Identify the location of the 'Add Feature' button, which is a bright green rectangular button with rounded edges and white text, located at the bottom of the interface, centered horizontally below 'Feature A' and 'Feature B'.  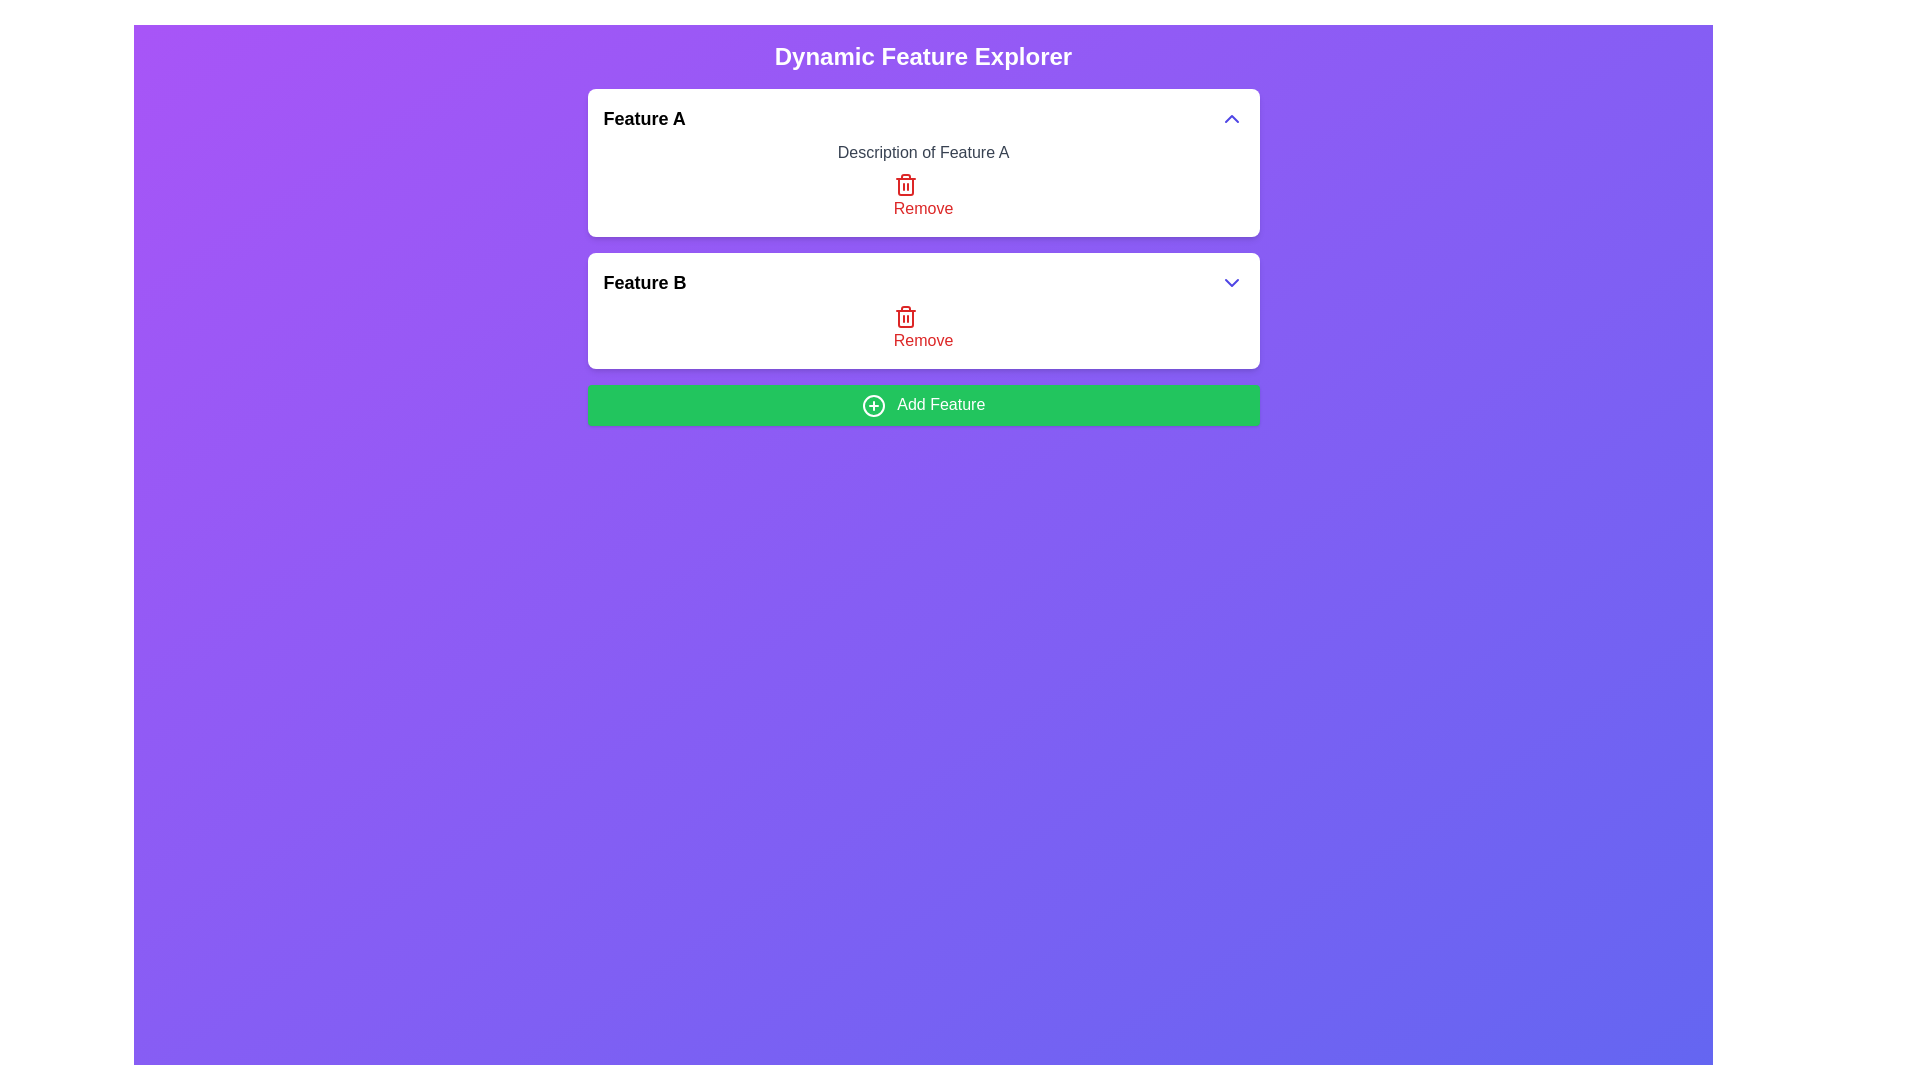
(922, 405).